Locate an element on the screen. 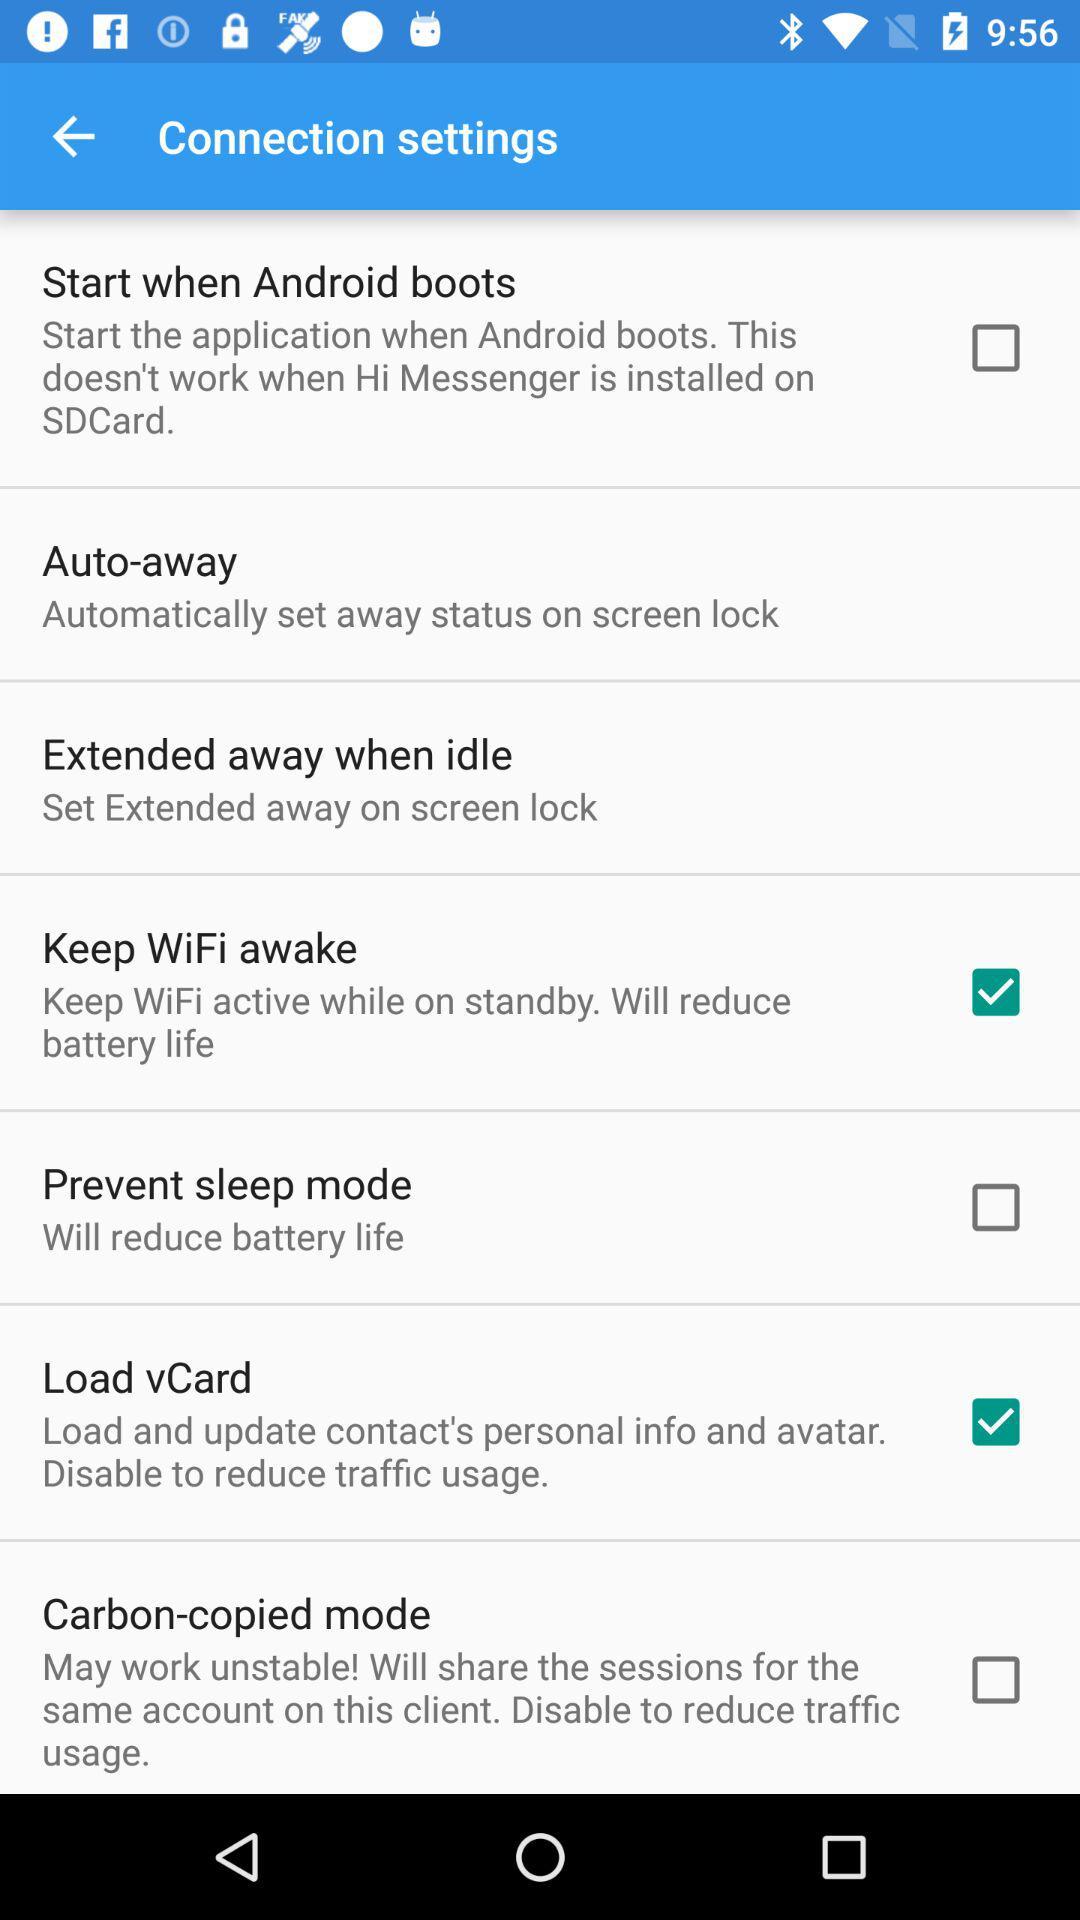 This screenshot has height=1920, width=1080. item above start when android item is located at coordinates (72, 135).